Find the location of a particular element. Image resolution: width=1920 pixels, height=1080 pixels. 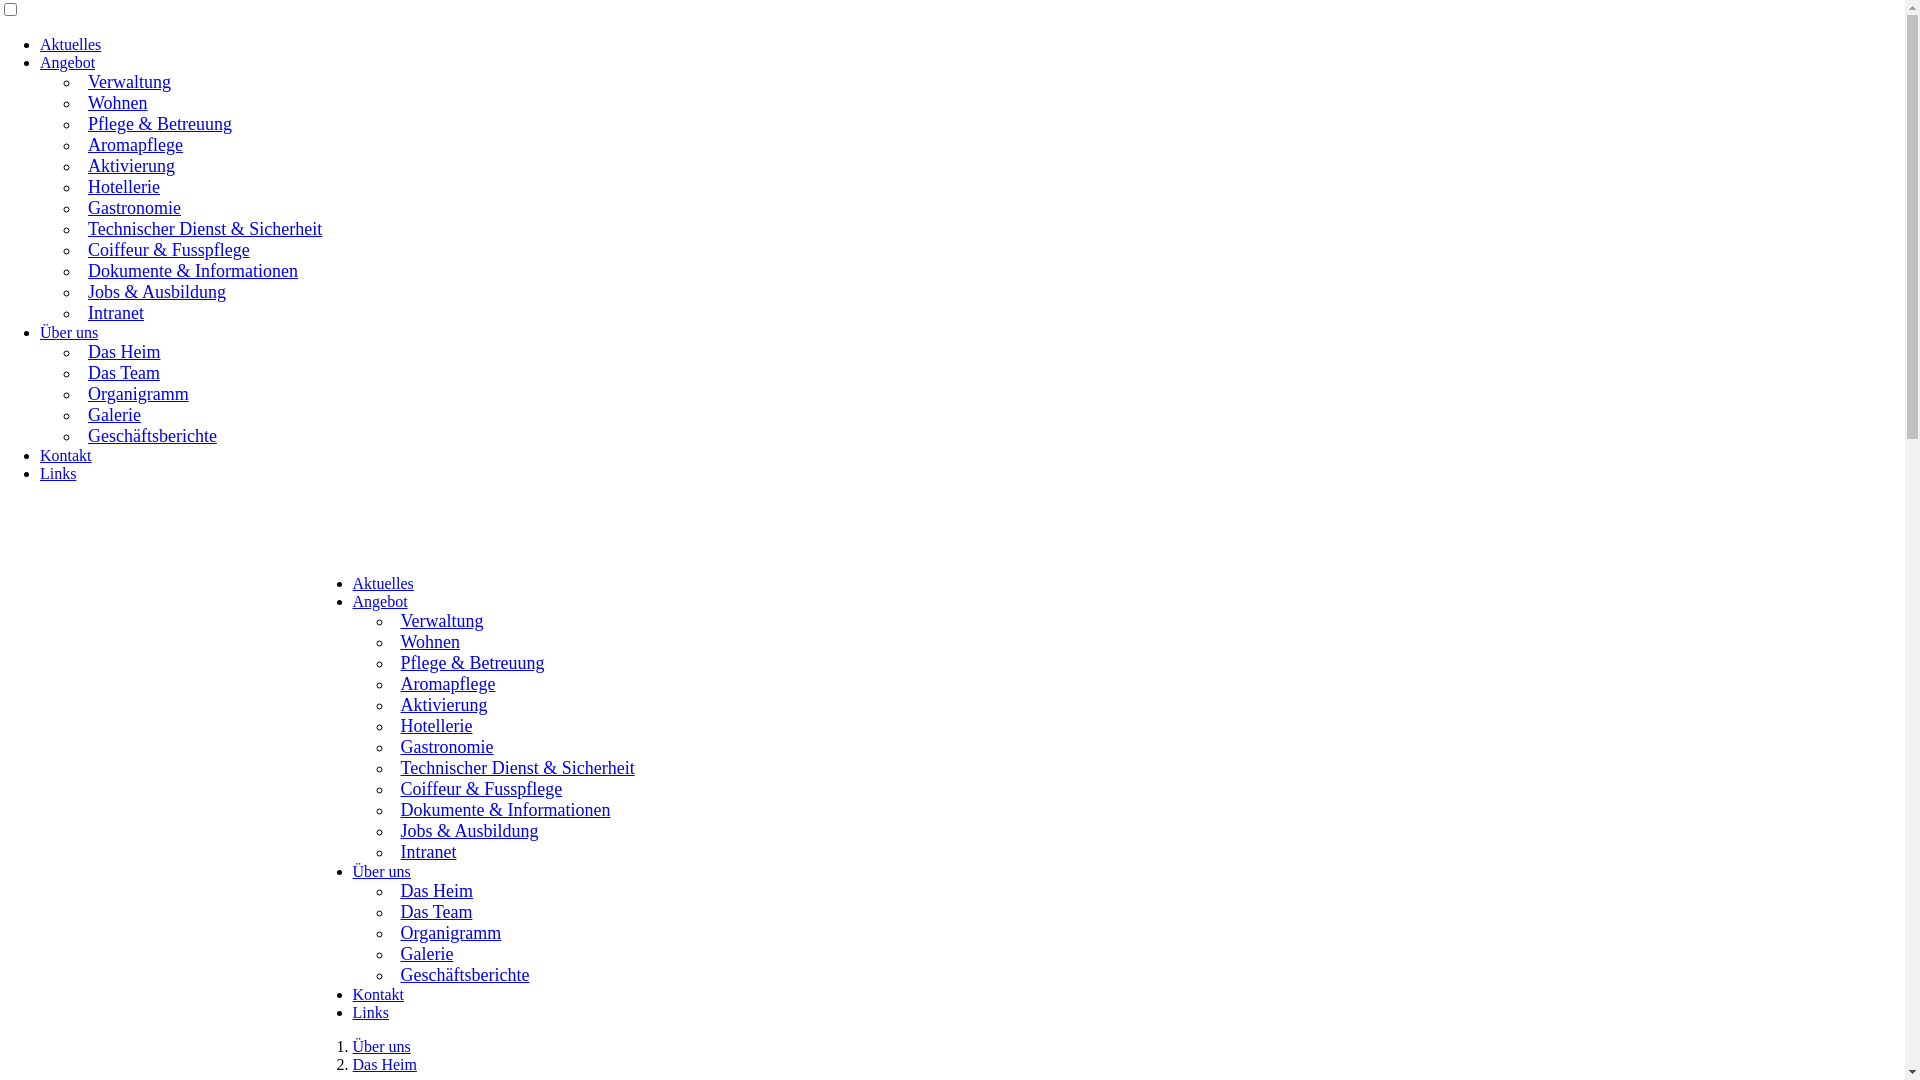

'Technischer Dienst & Sicherheit' is located at coordinates (202, 226).